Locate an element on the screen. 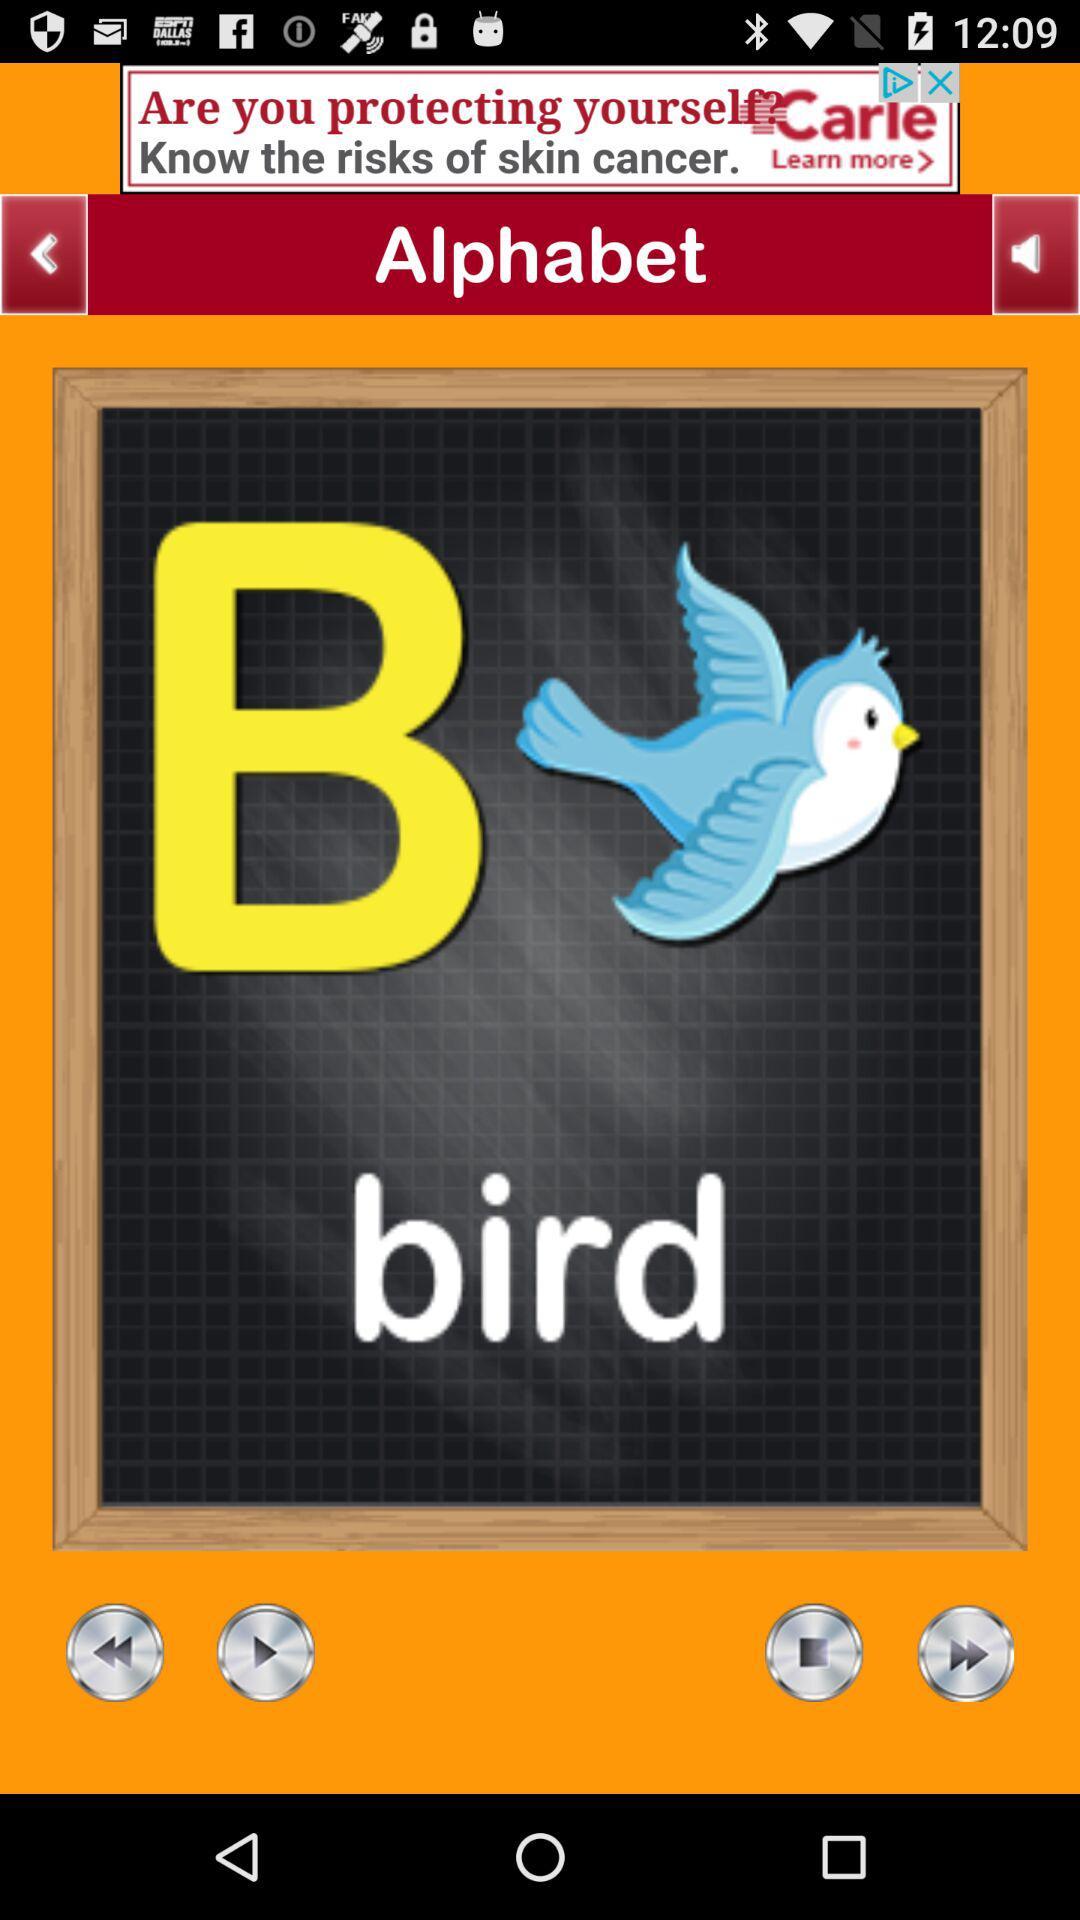 The height and width of the screenshot is (1920, 1080). the av_rewind icon is located at coordinates (115, 1768).